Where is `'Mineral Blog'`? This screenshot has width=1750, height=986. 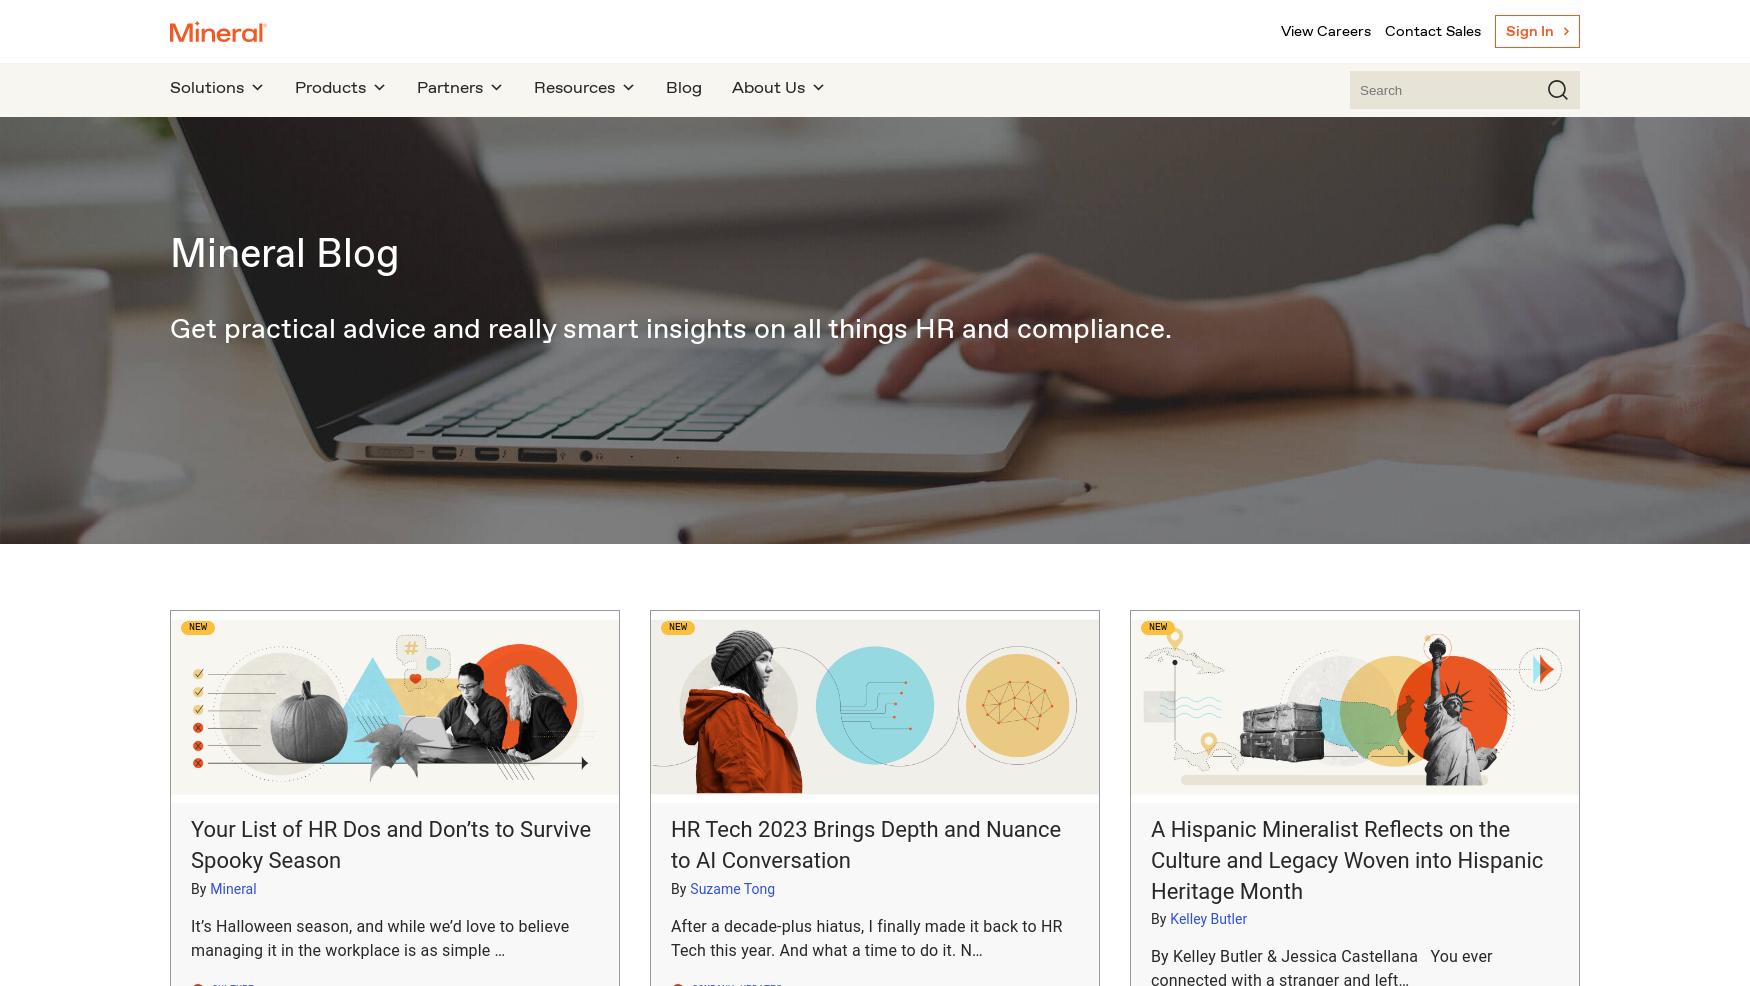
'Mineral Blog' is located at coordinates (168, 251).